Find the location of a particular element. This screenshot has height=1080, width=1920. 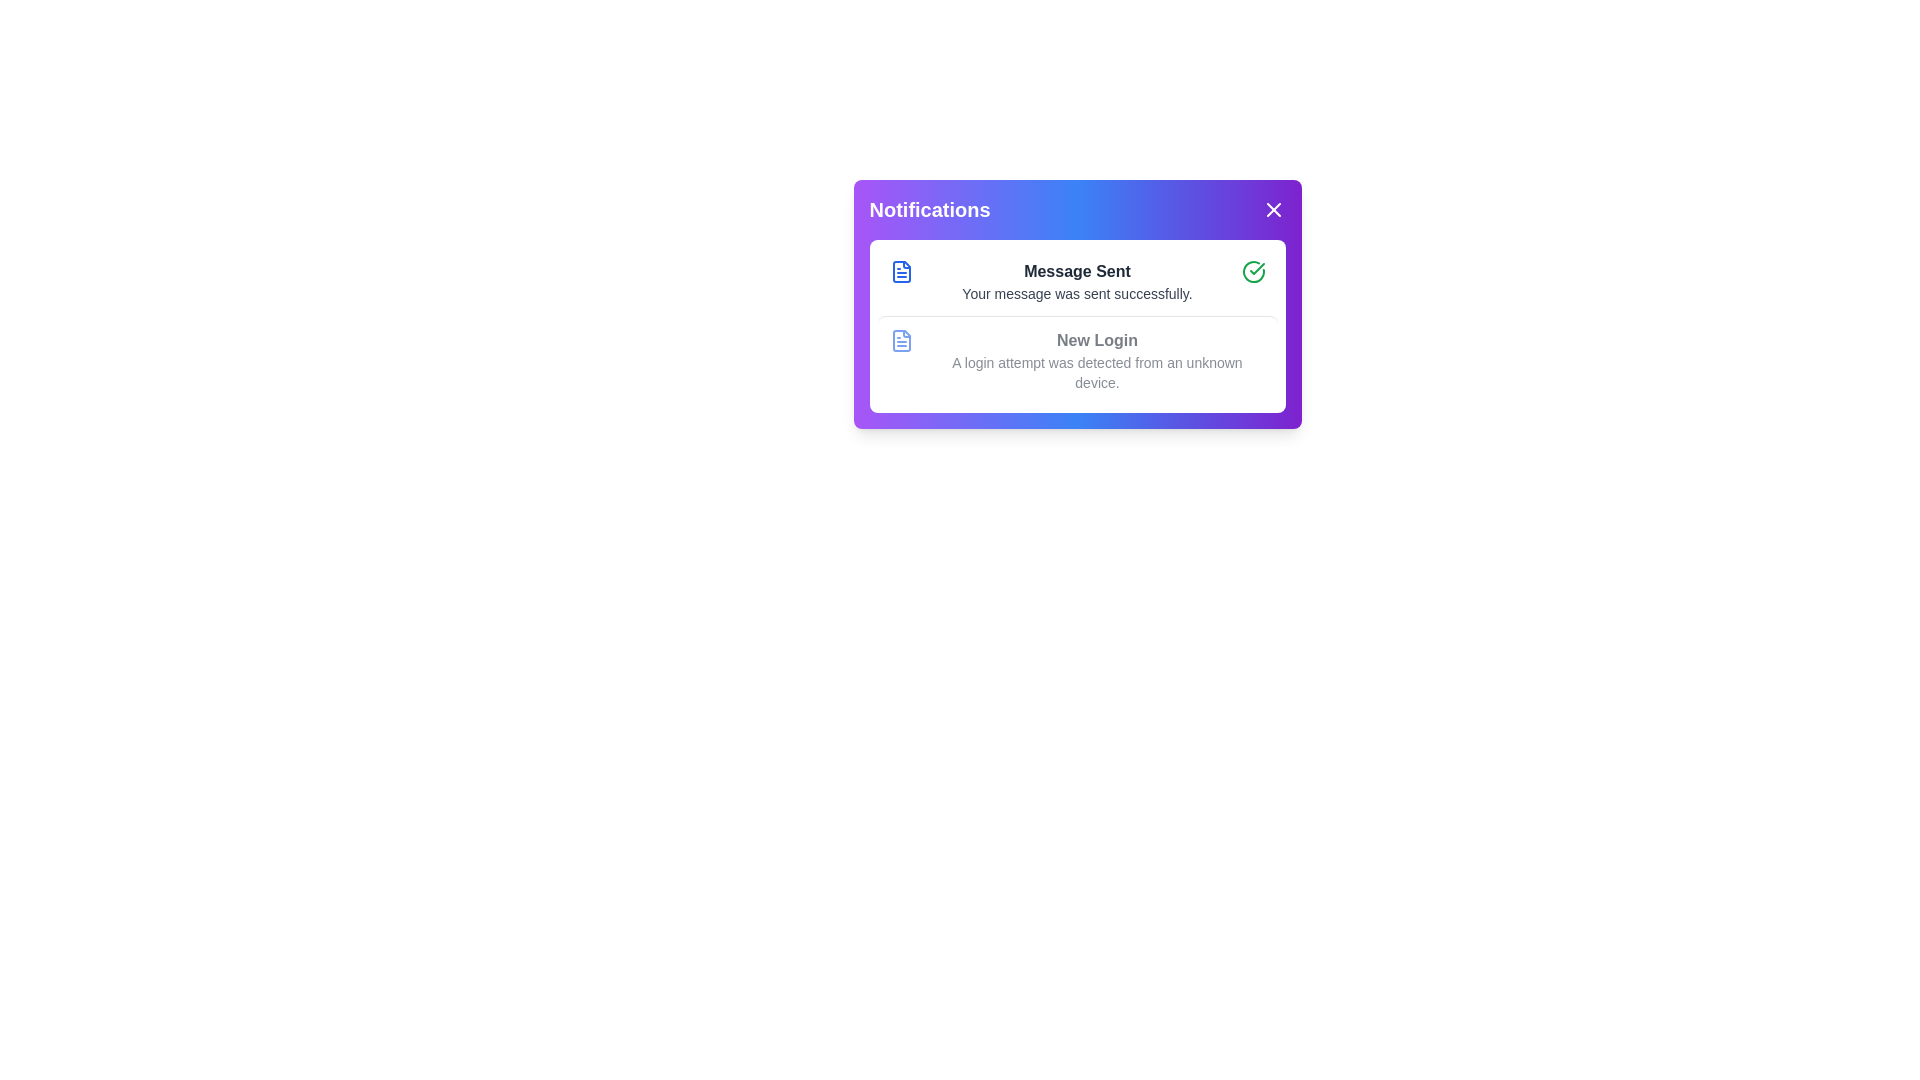

the first notification message in the notification panel to focus on it is located at coordinates (1076, 281).